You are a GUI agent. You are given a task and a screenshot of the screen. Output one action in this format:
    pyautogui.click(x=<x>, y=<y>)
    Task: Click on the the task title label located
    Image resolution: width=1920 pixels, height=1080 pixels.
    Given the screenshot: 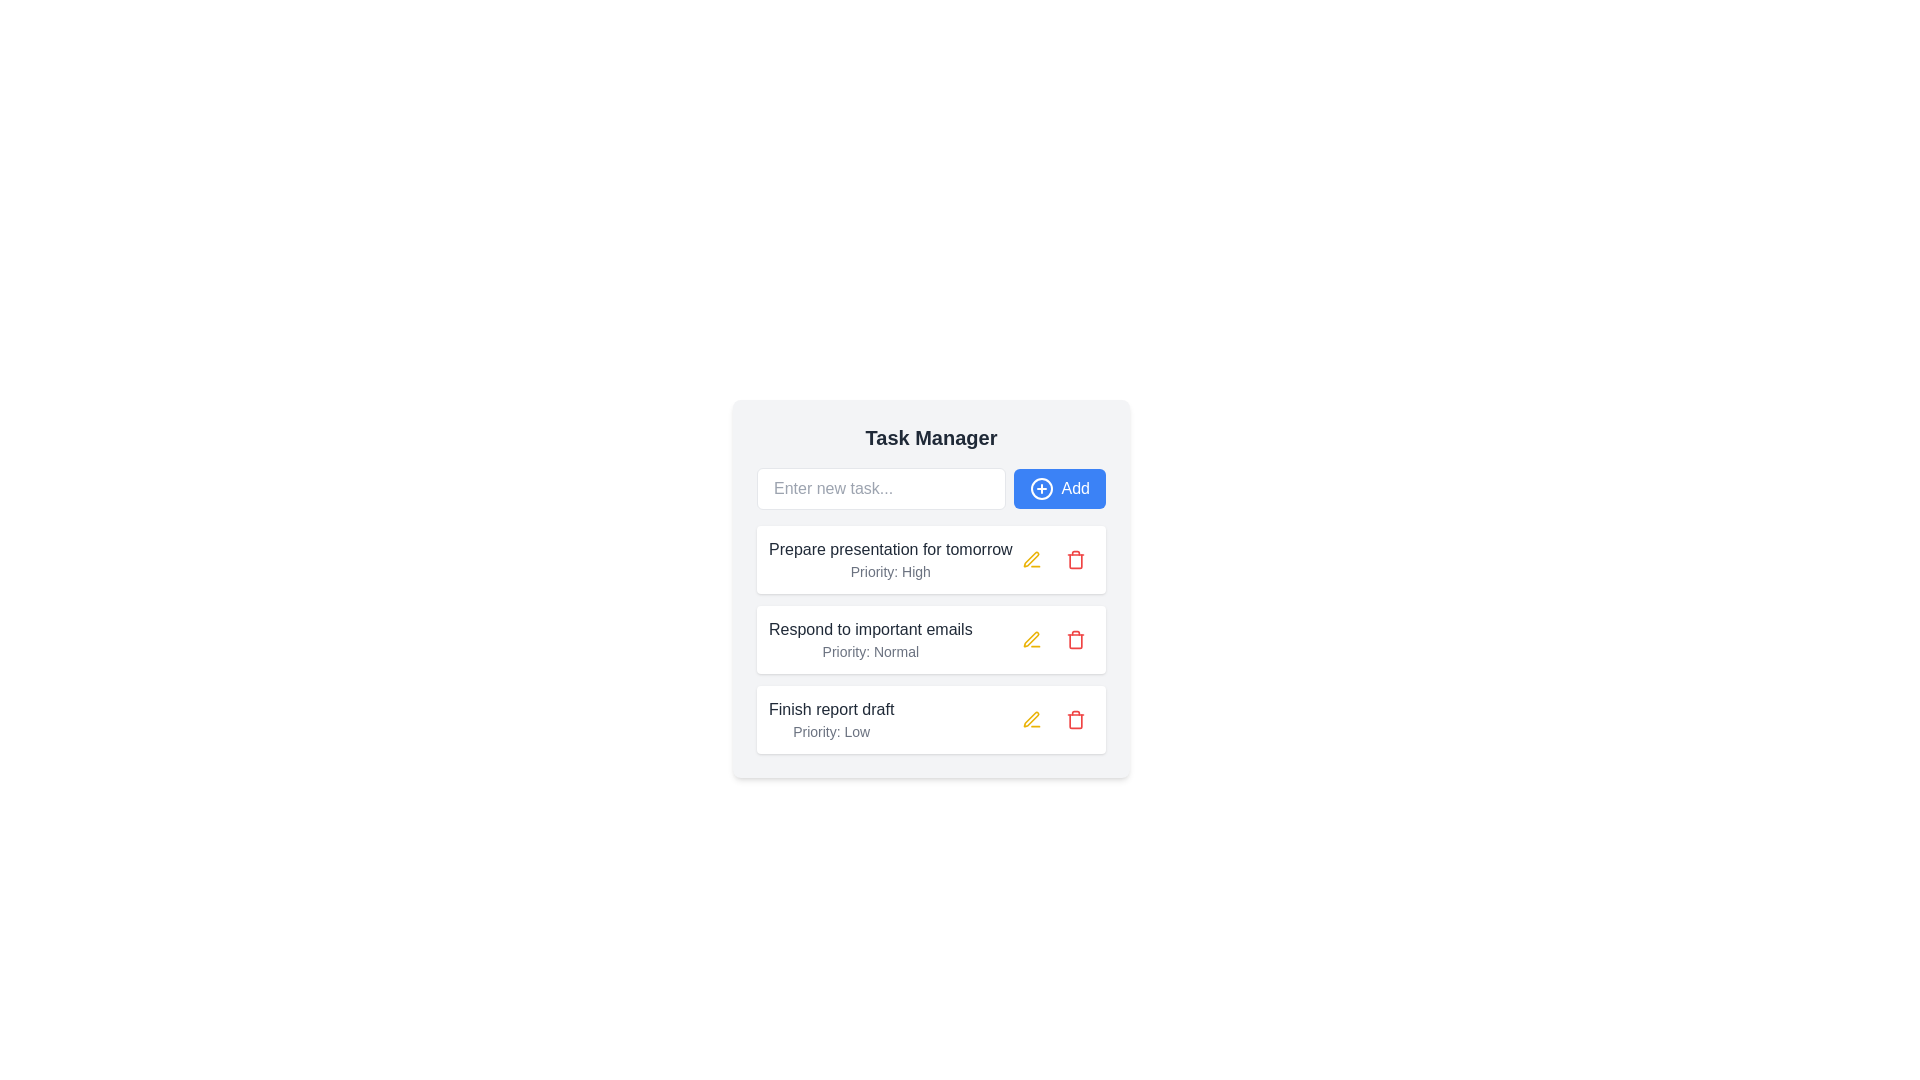 What is the action you would take?
    pyautogui.click(x=831, y=708)
    